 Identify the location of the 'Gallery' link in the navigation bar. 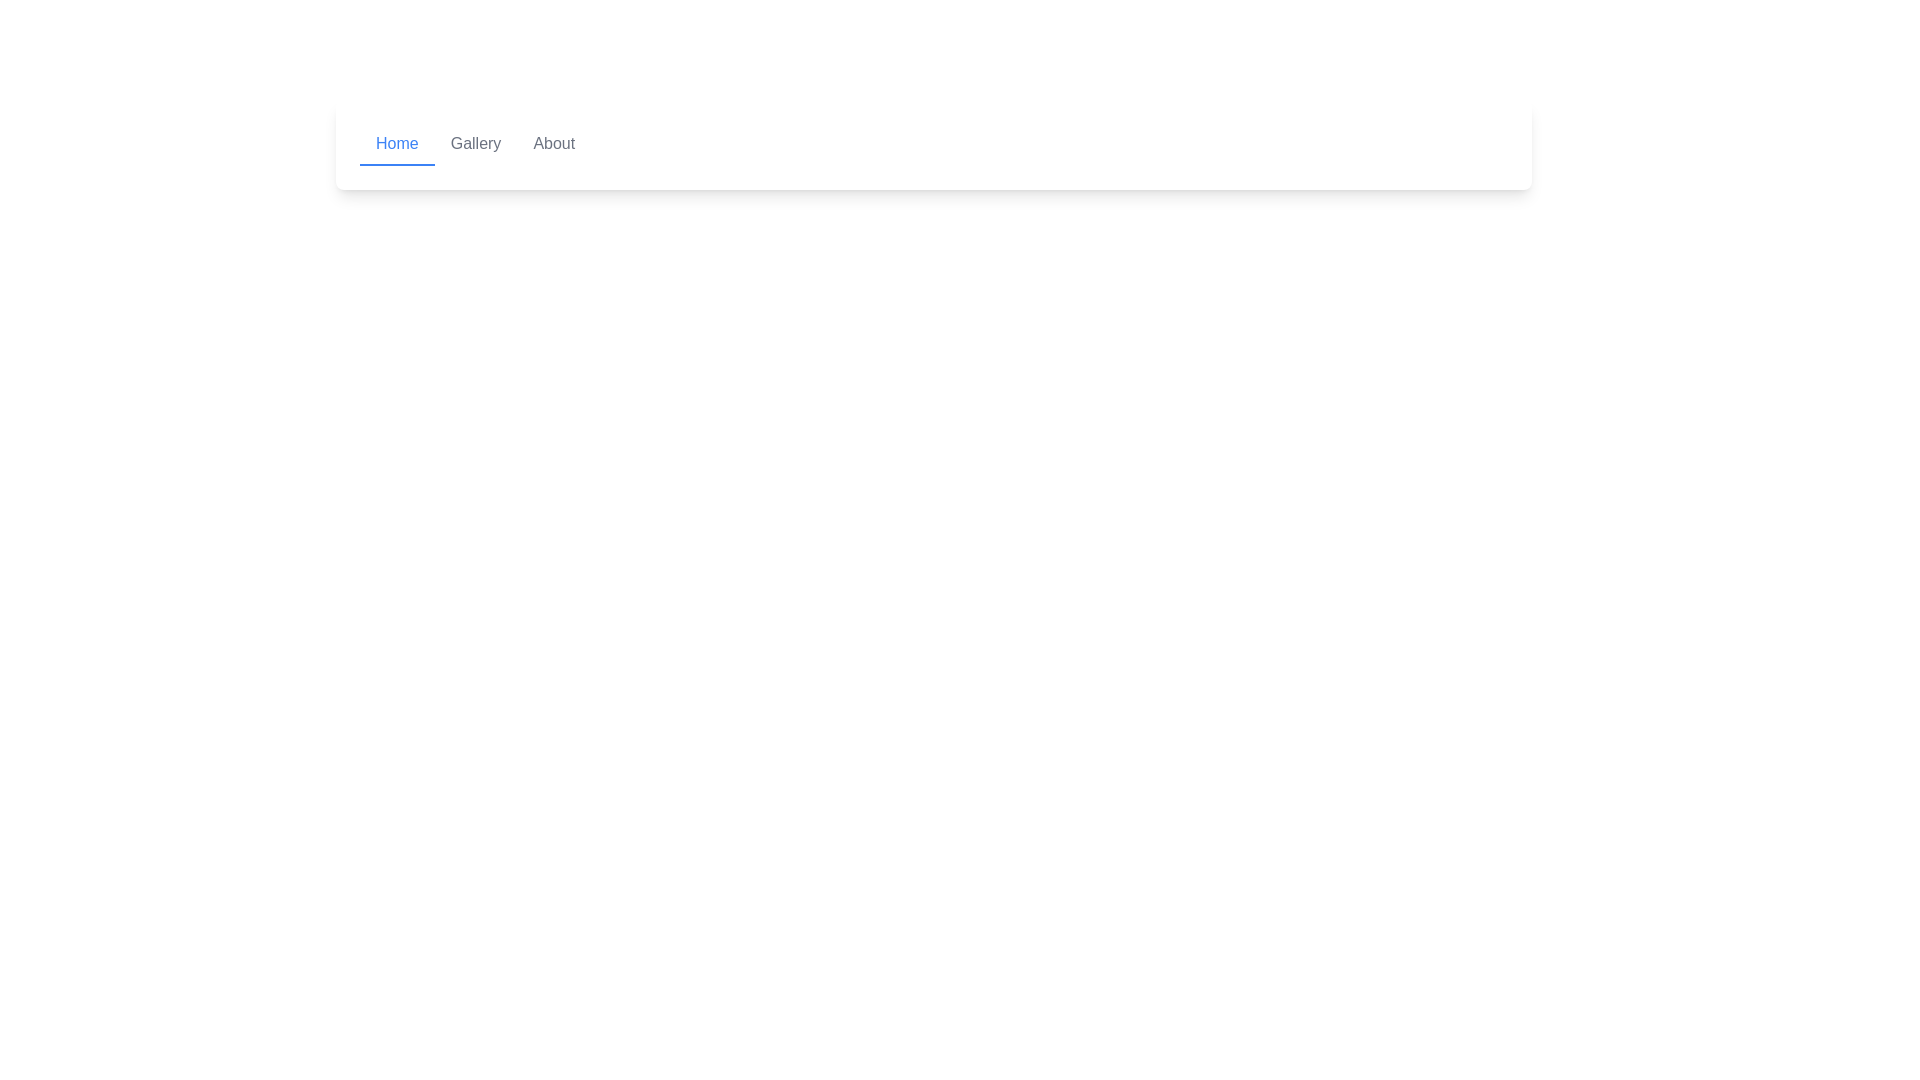
(474, 144).